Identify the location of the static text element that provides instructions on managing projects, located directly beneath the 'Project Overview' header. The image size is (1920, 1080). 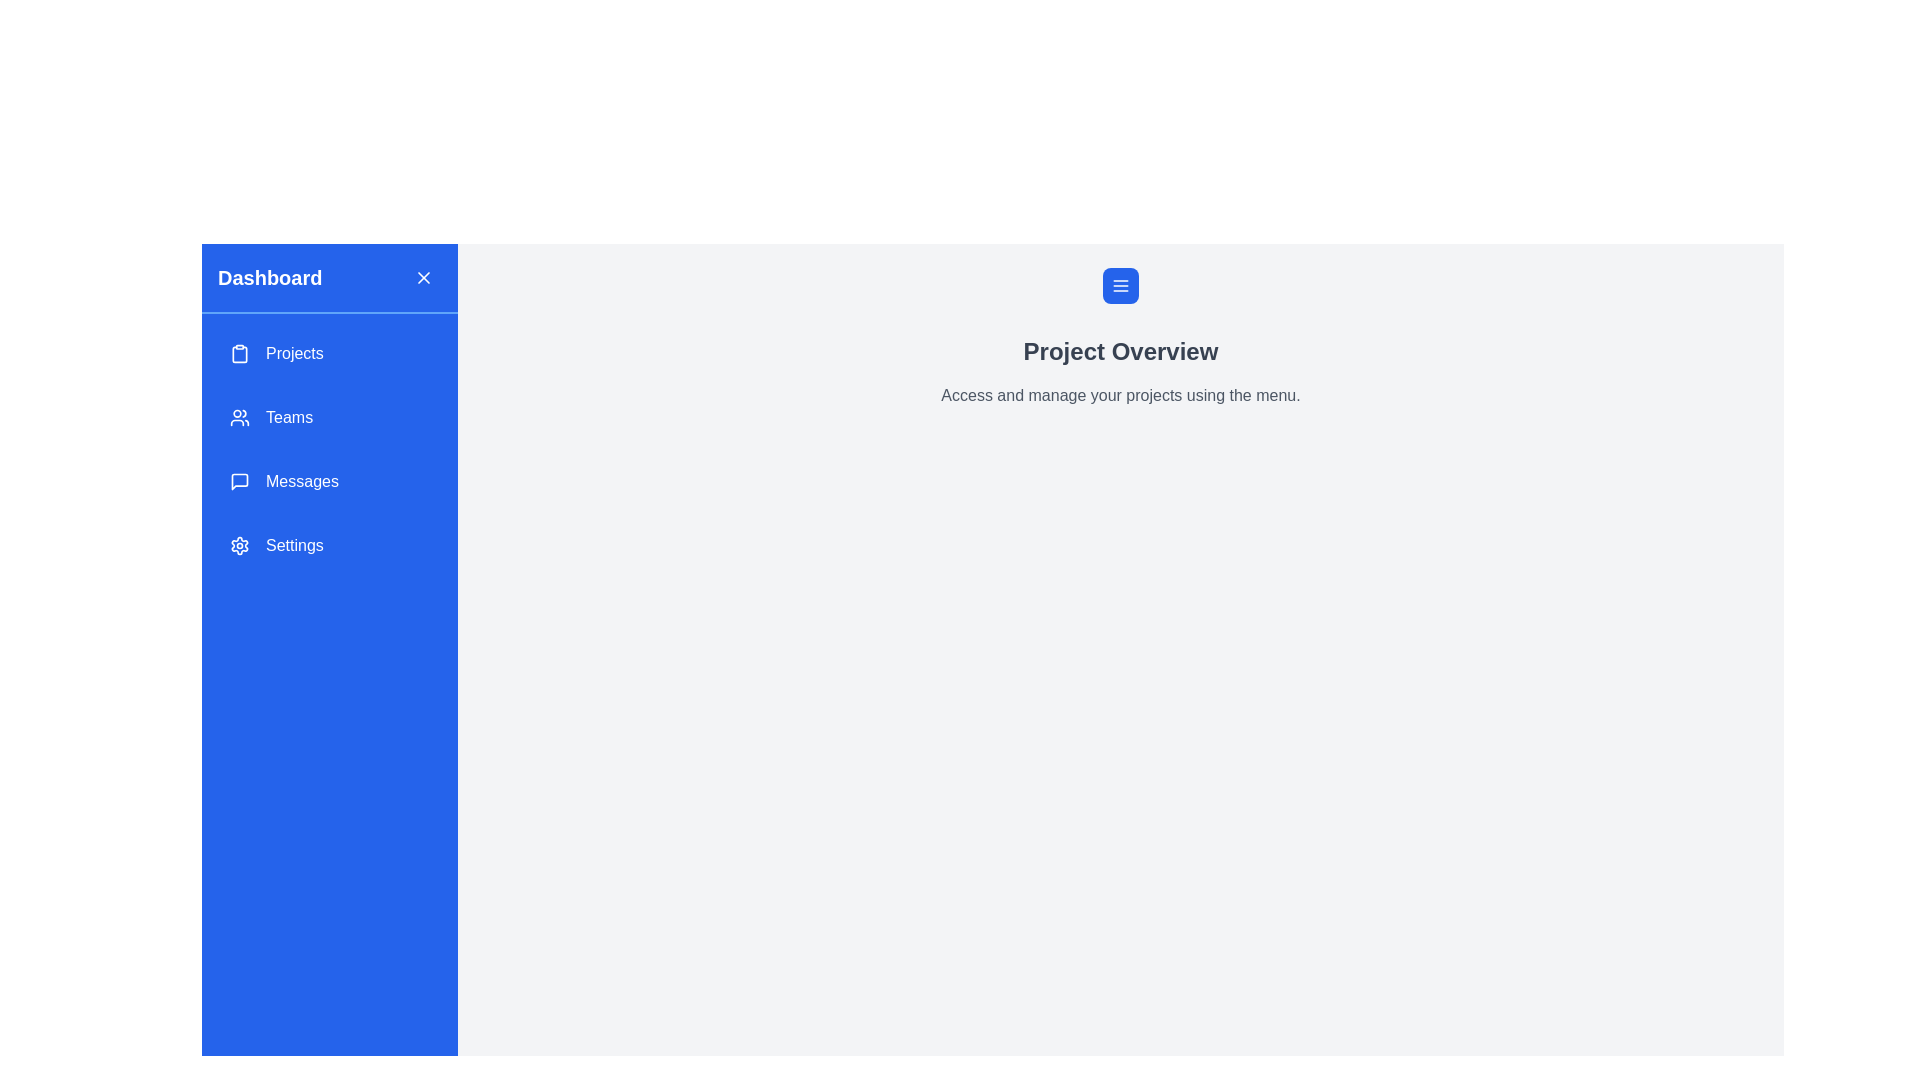
(1121, 396).